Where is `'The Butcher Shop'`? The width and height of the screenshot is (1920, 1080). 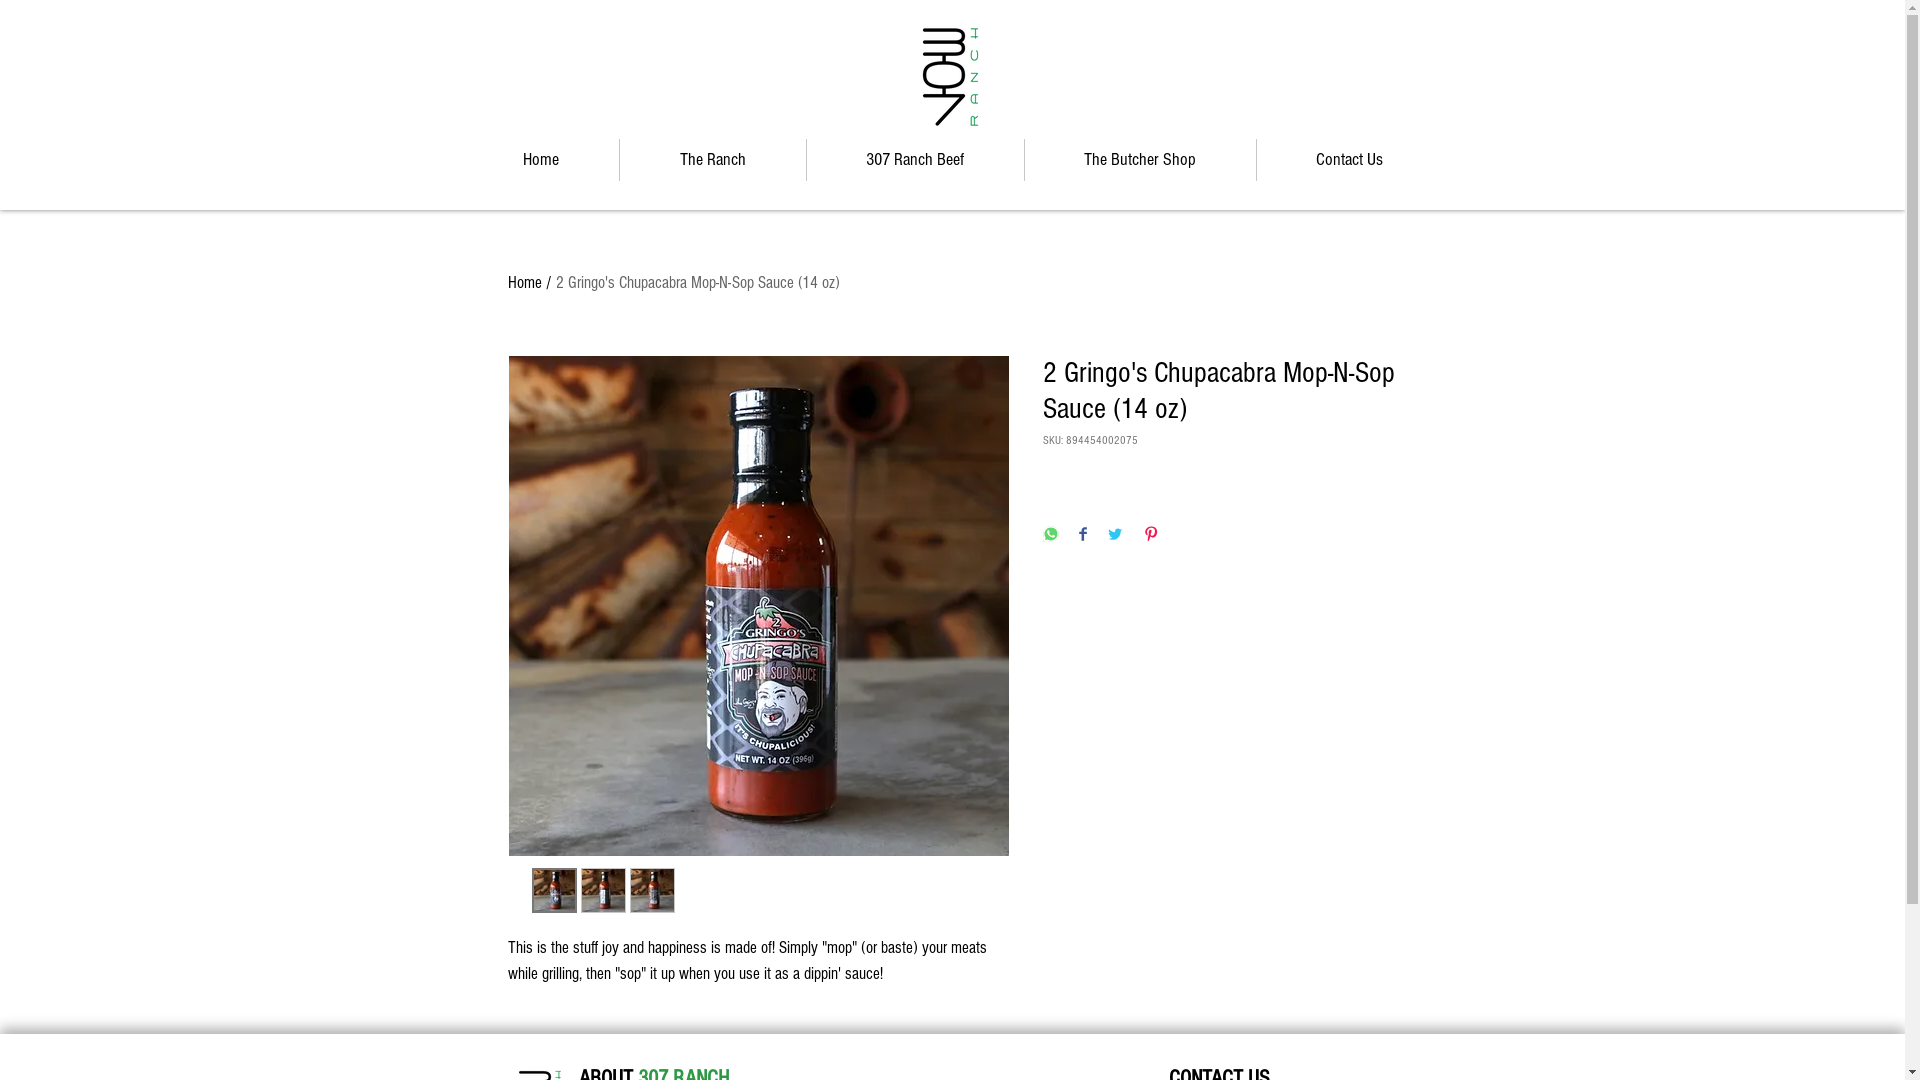
'The Butcher Shop' is located at coordinates (1023, 158).